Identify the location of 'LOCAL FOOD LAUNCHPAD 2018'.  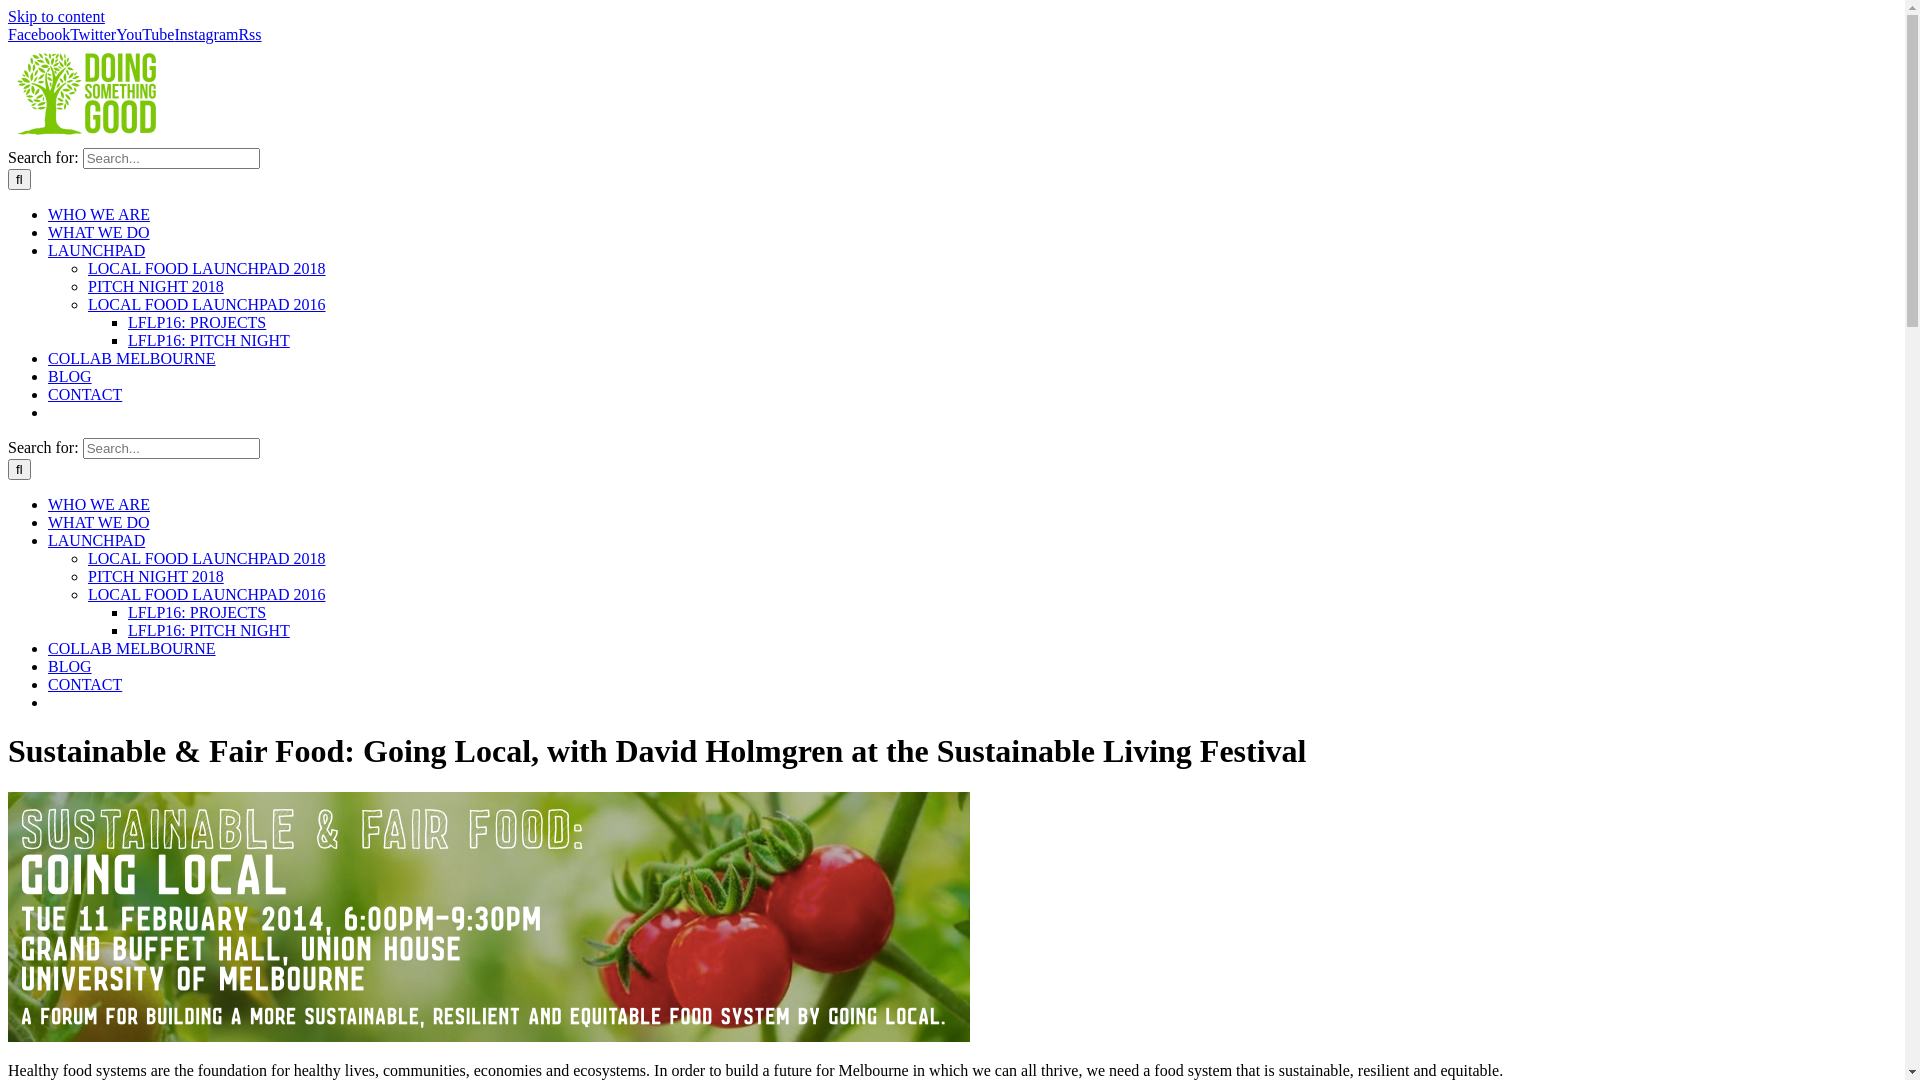
(206, 267).